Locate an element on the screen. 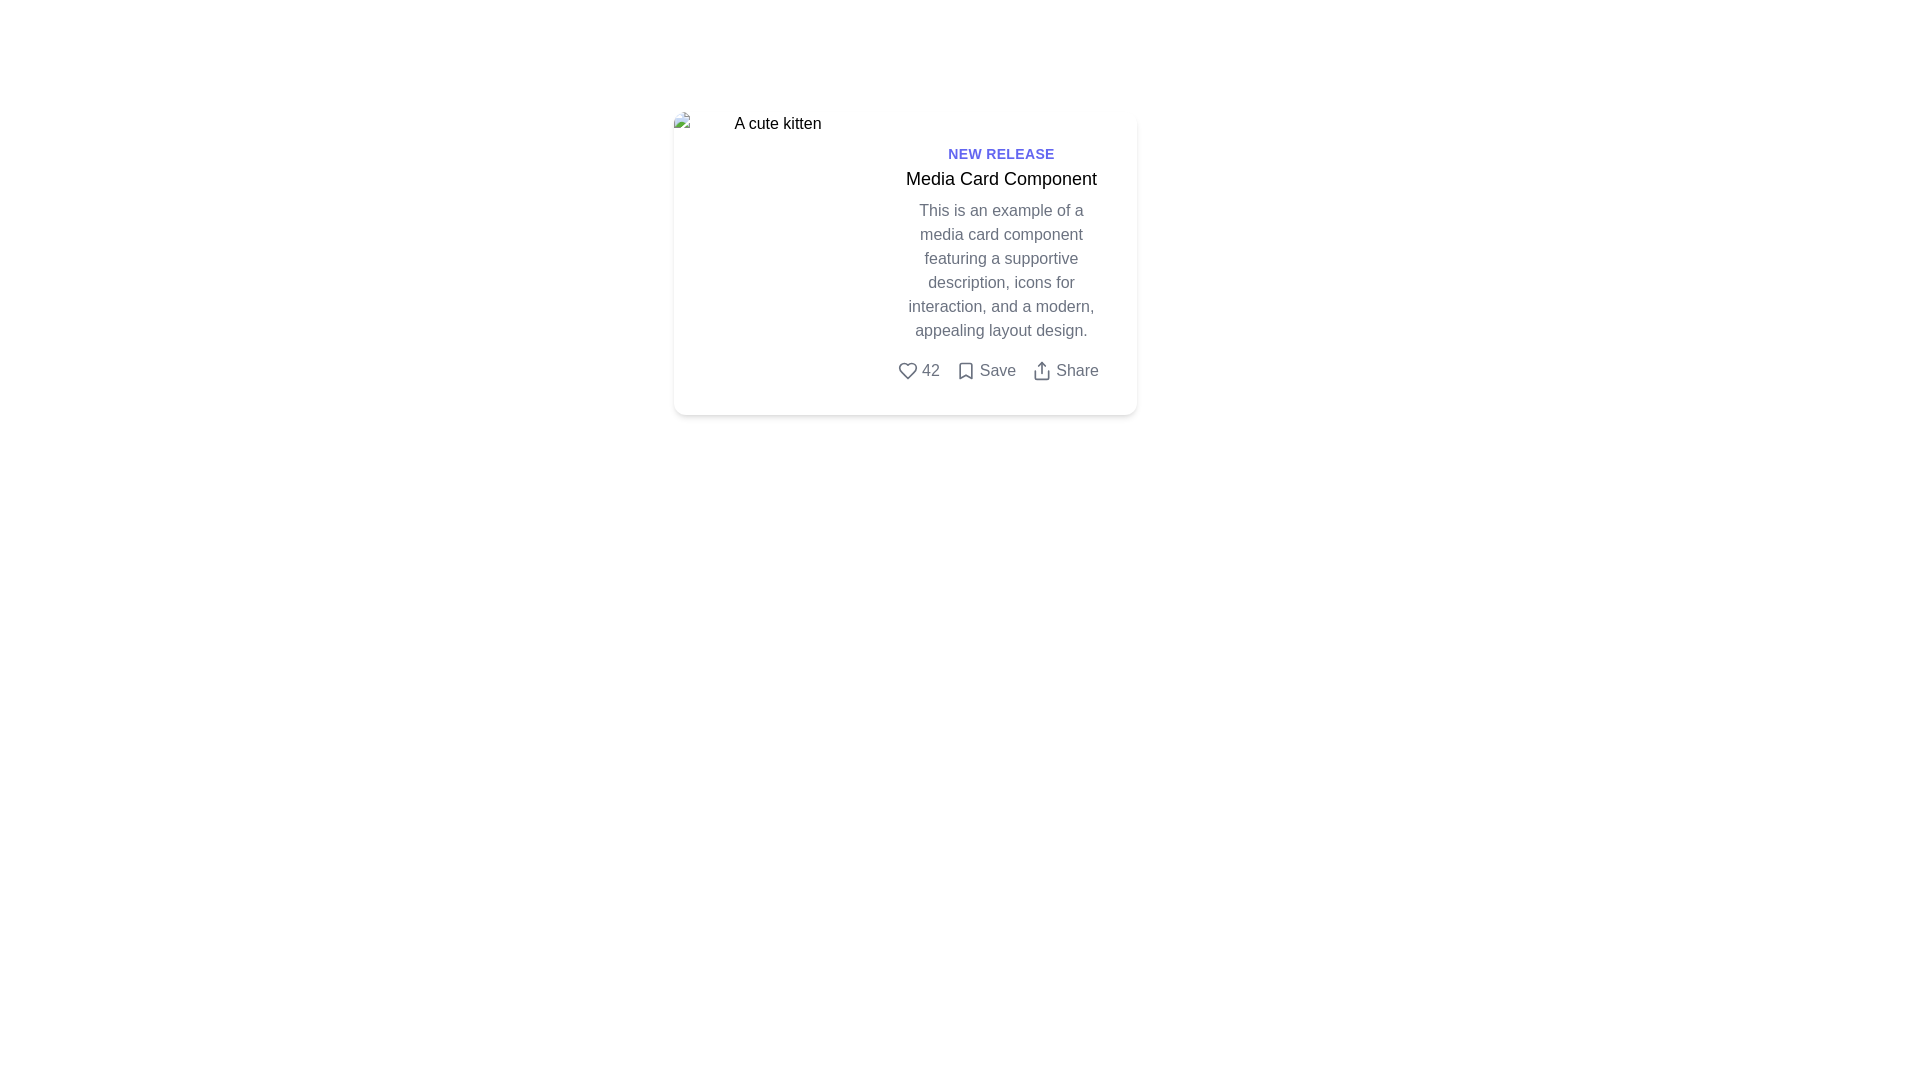 This screenshot has height=1080, width=1920. the Save button, which is the second clickable component in the line of interaction options at the bottom of the media card, to bookmark the associated content is located at coordinates (1001, 370).